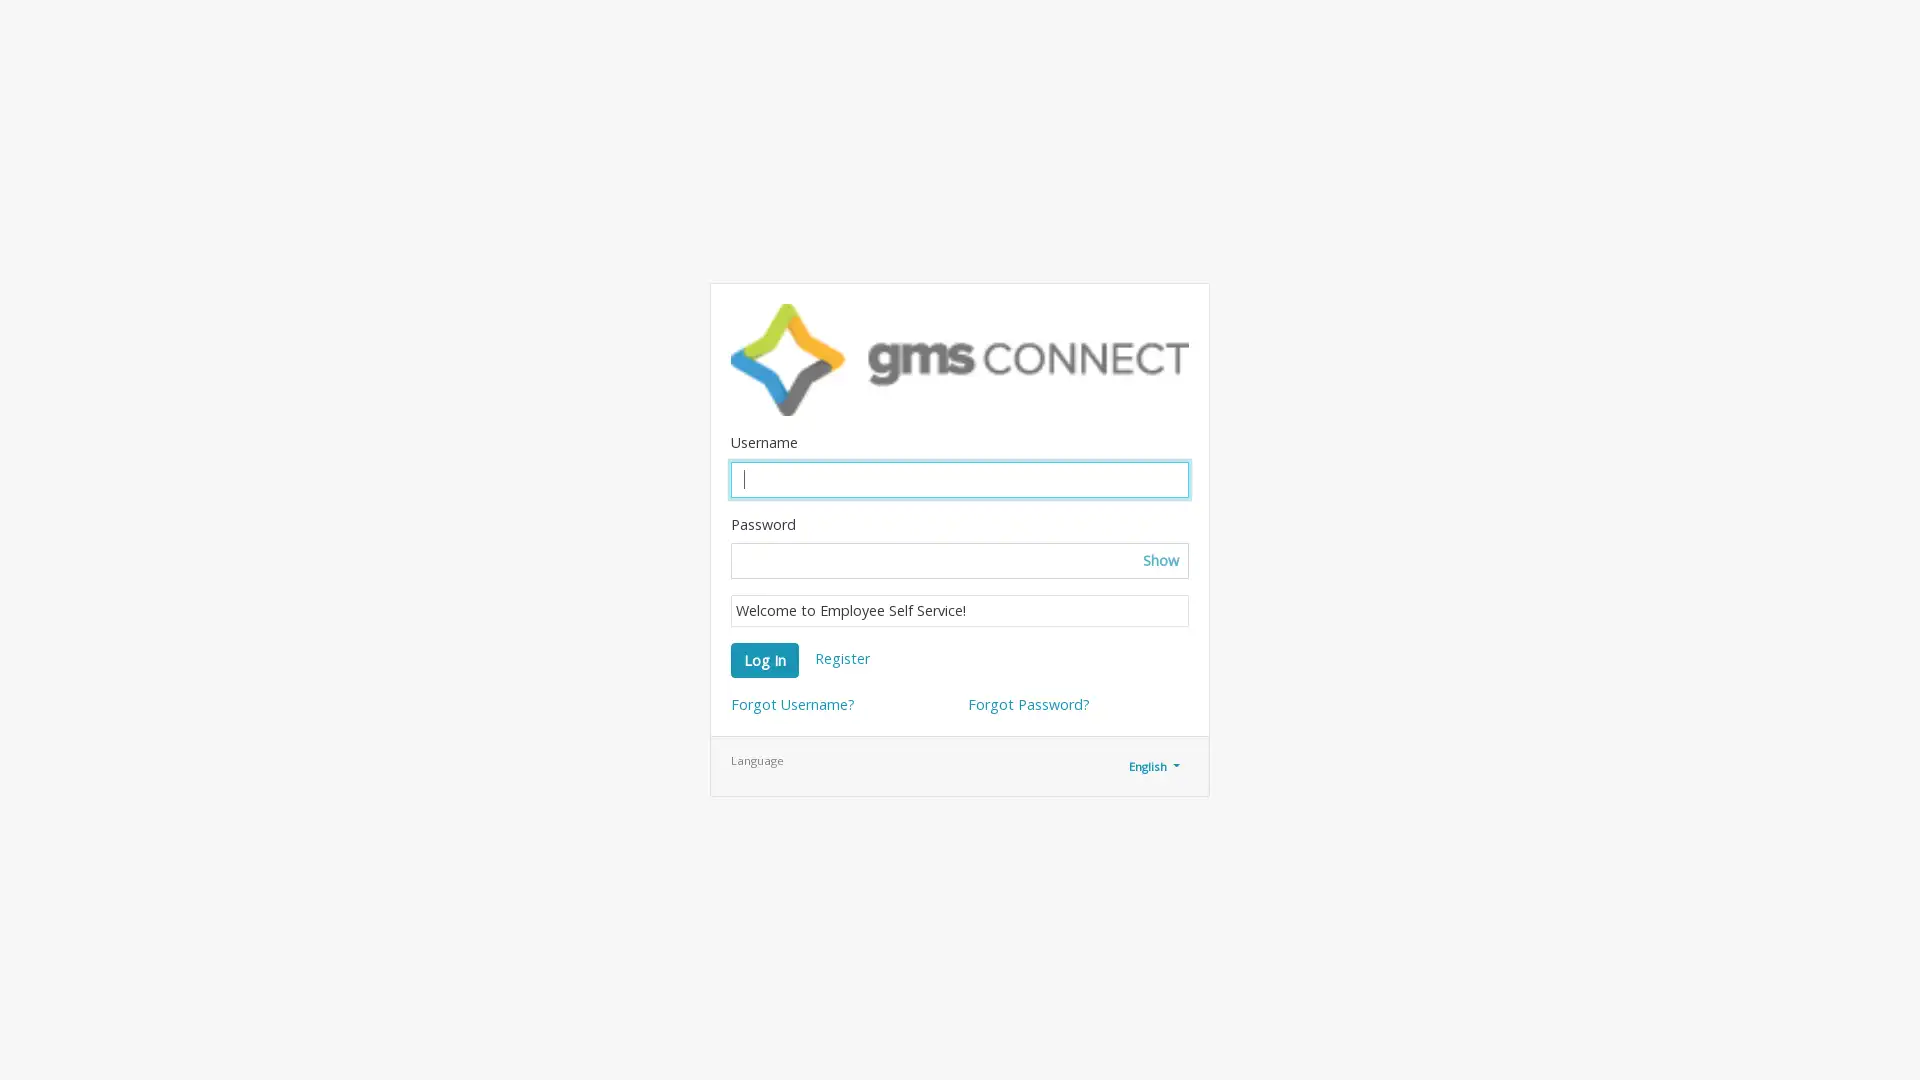 This screenshot has height=1080, width=1920. What do you see at coordinates (763, 659) in the screenshot?
I see `Log In` at bounding box center [763, 659].